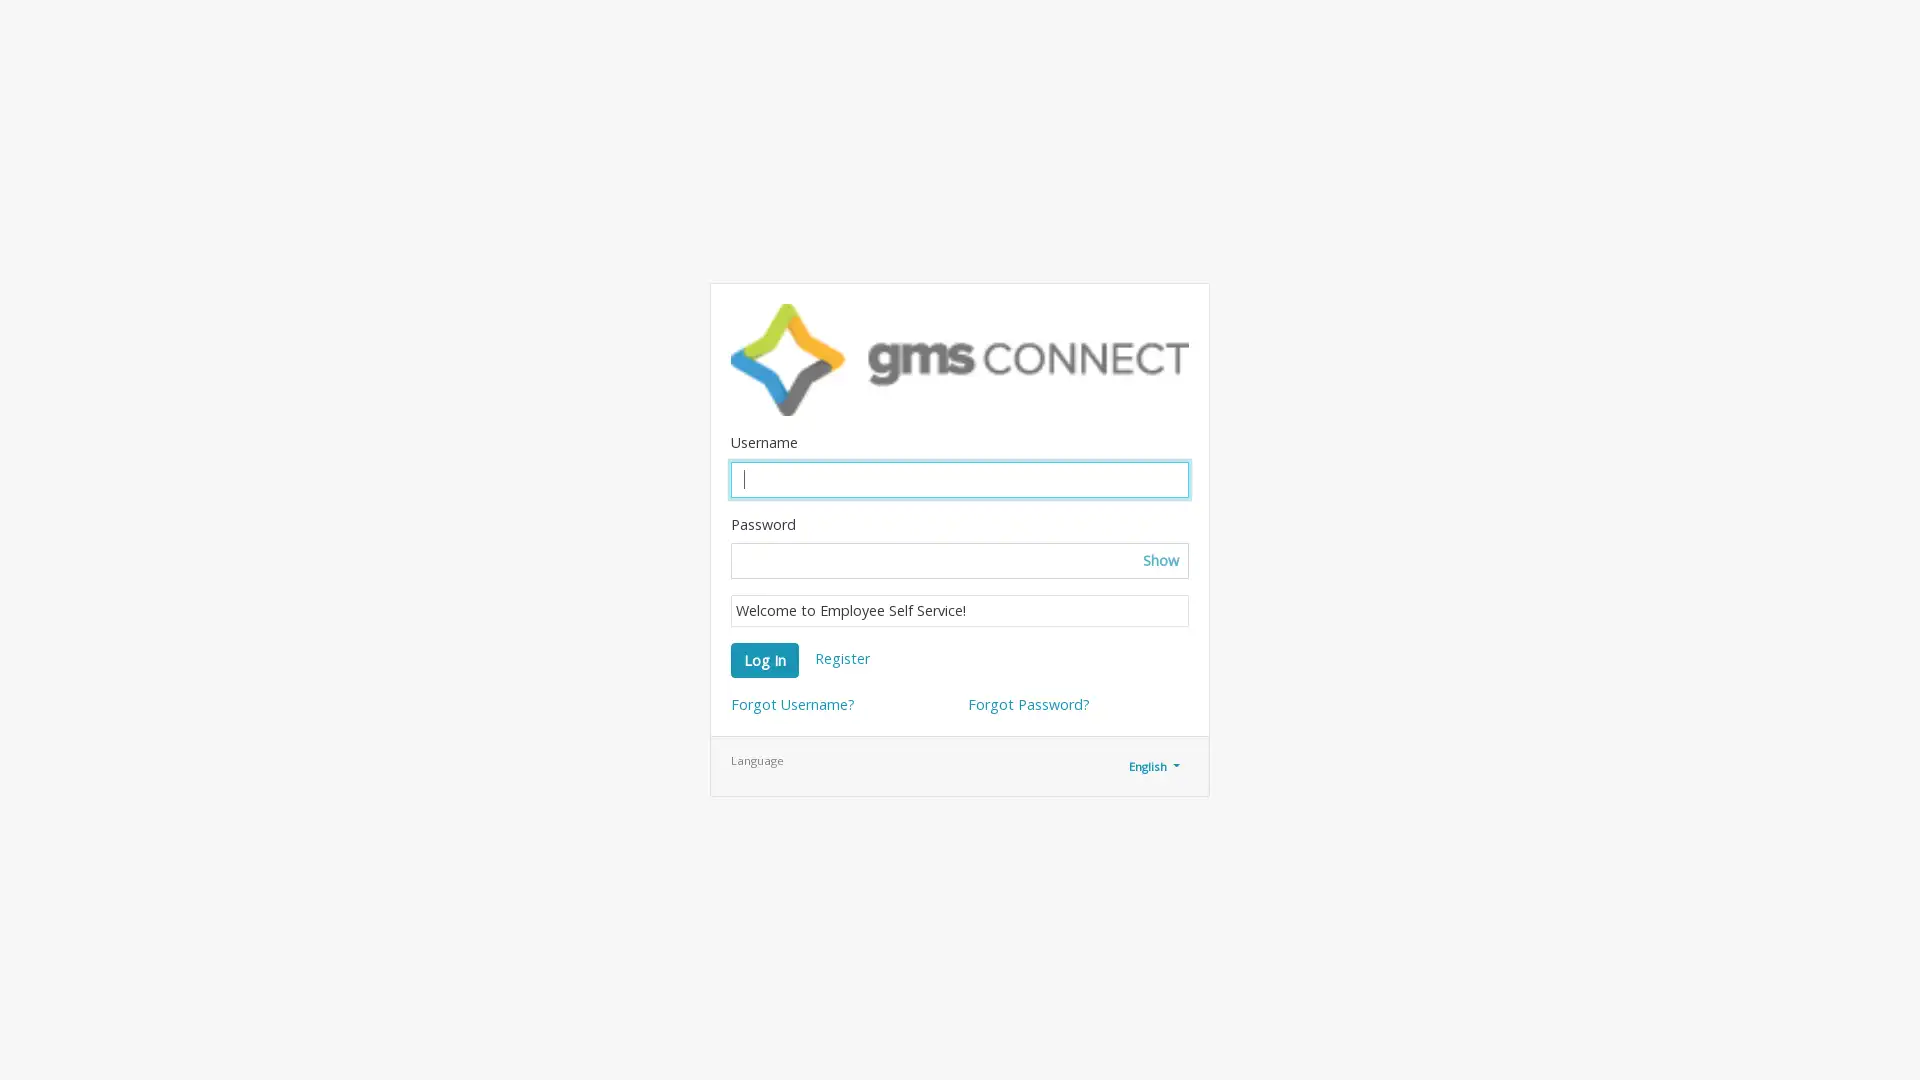 This screenshot has height=1080, width=1920. What do you see at coordinates (763, 659) in the screenshot?
I see `Log In` at bounding box center [763, 659].